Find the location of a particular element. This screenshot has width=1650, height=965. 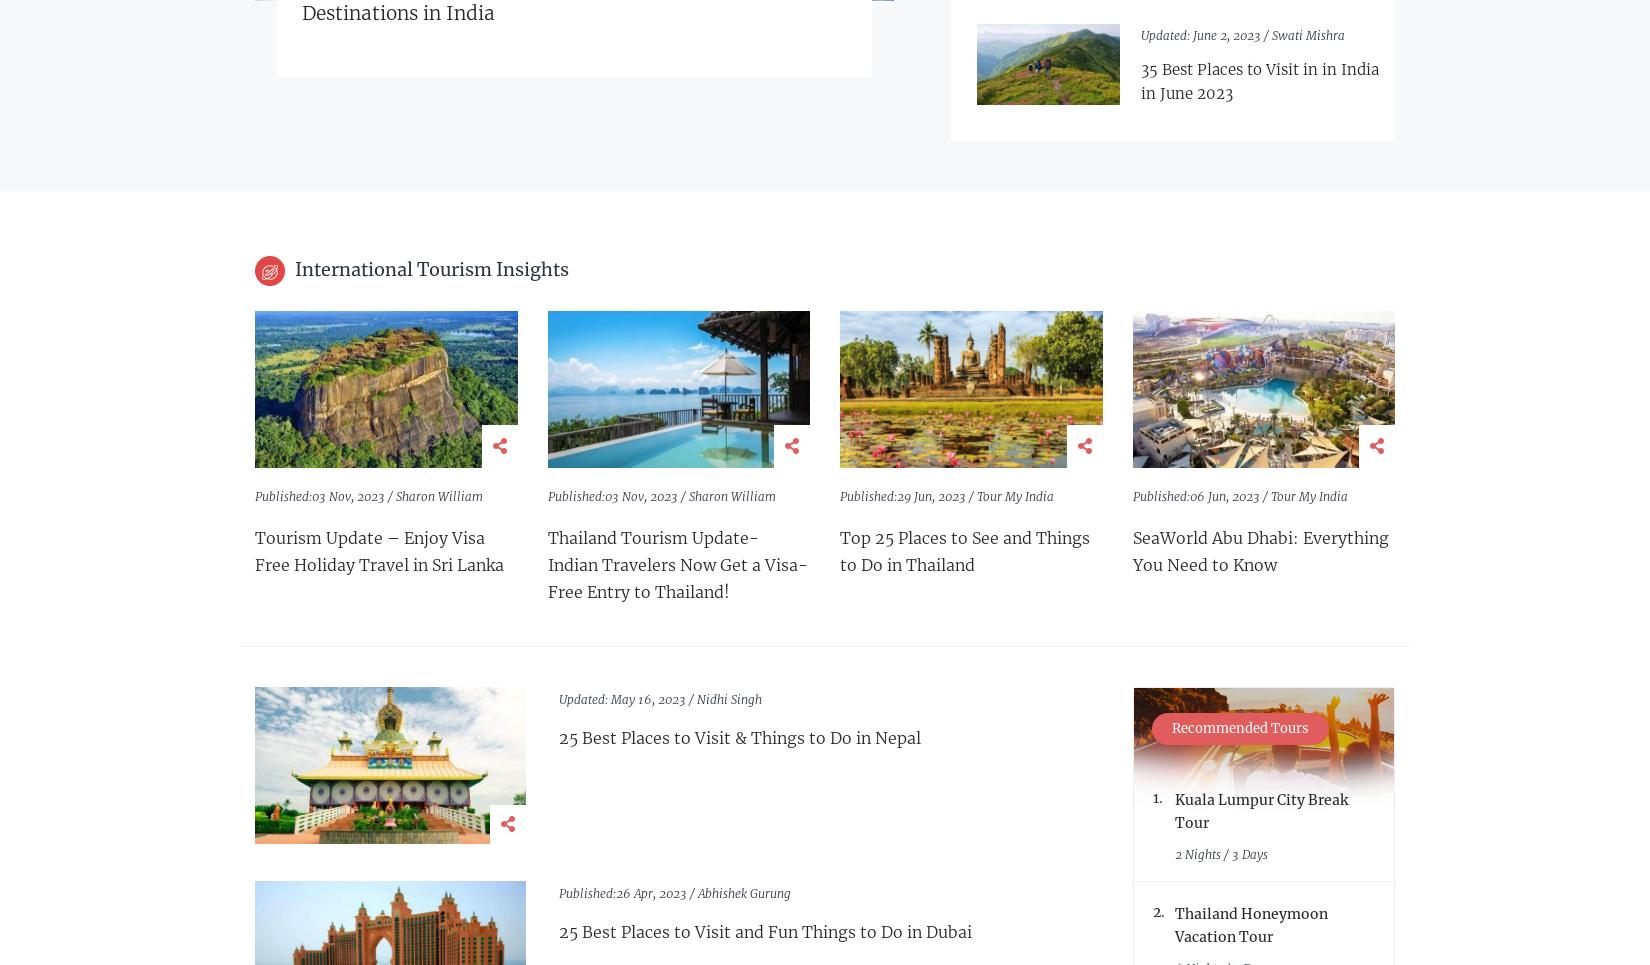

'Tourism Update – Enjoy Visa Free Holiday Travel in Sri Lanka' is located at coordinates (254, 549).